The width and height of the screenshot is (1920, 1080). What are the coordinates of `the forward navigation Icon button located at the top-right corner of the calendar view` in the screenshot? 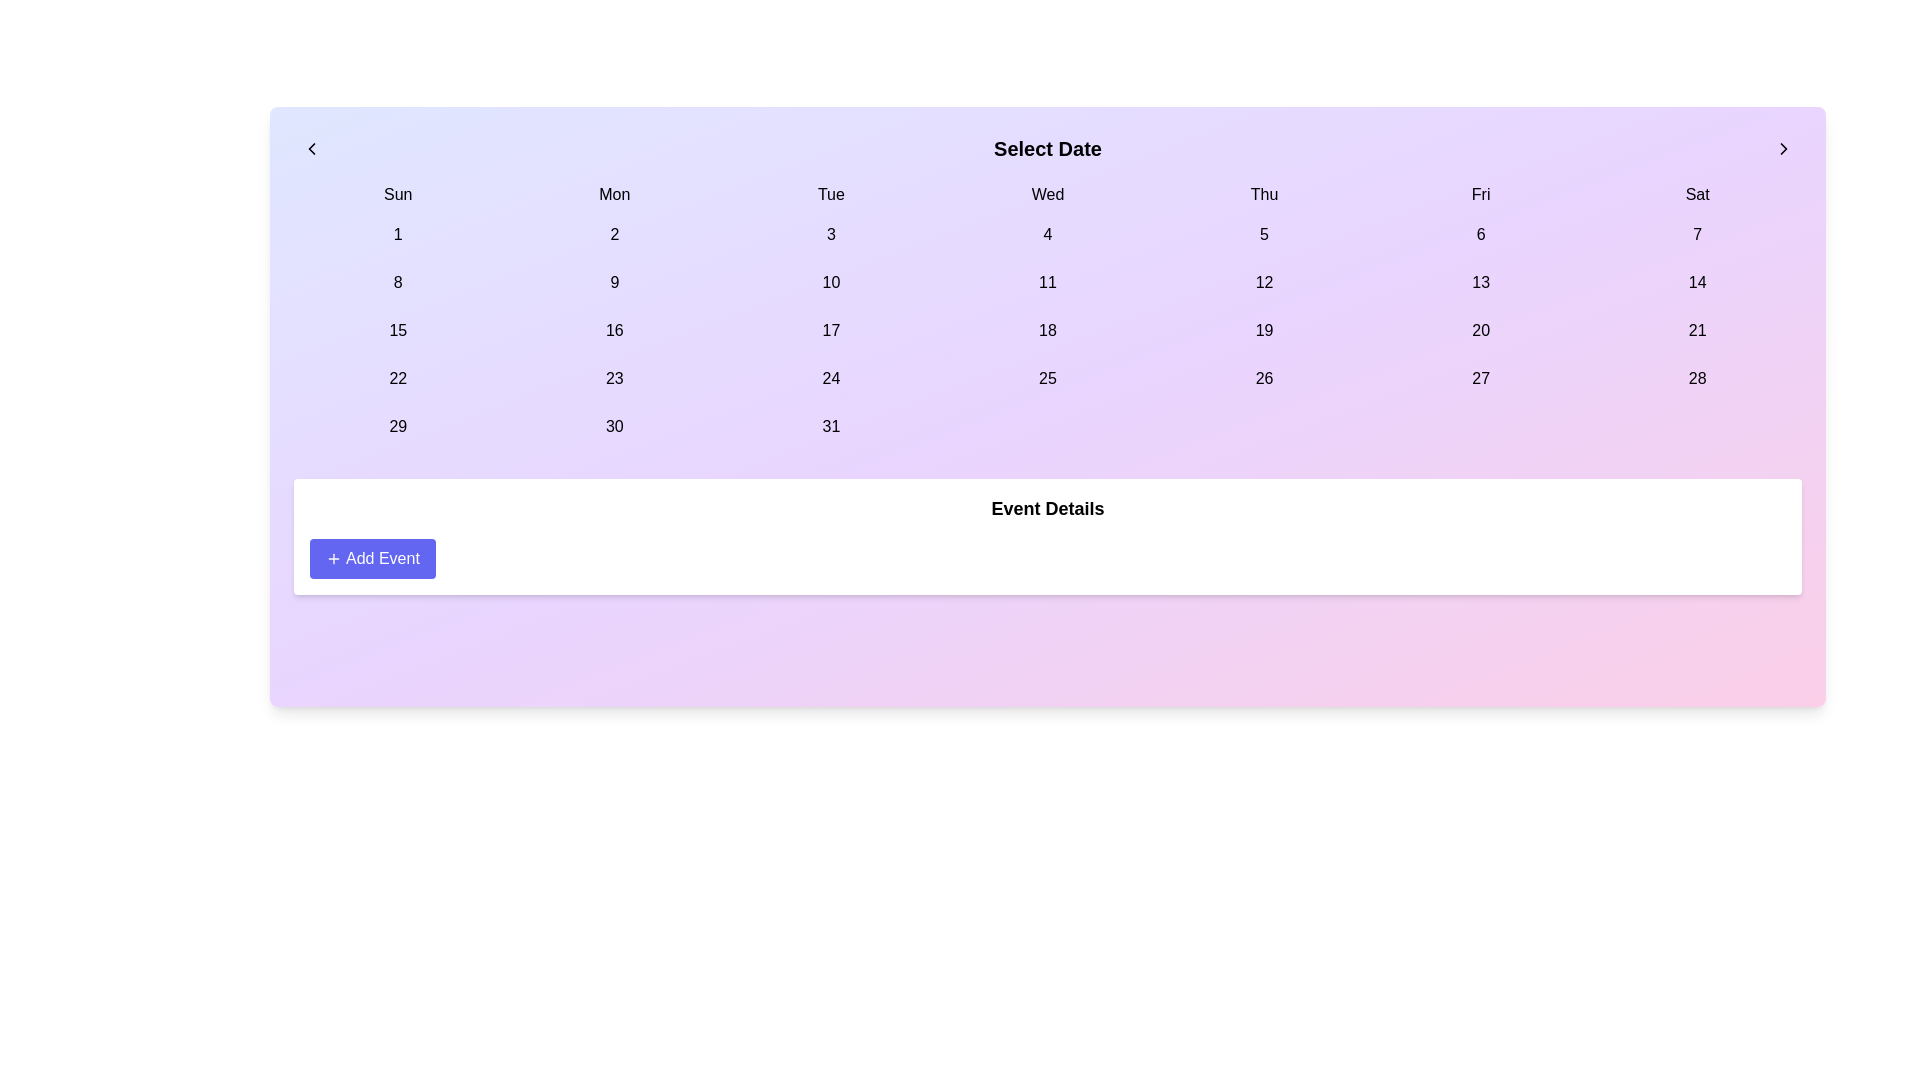 It's located at (1784, 148).